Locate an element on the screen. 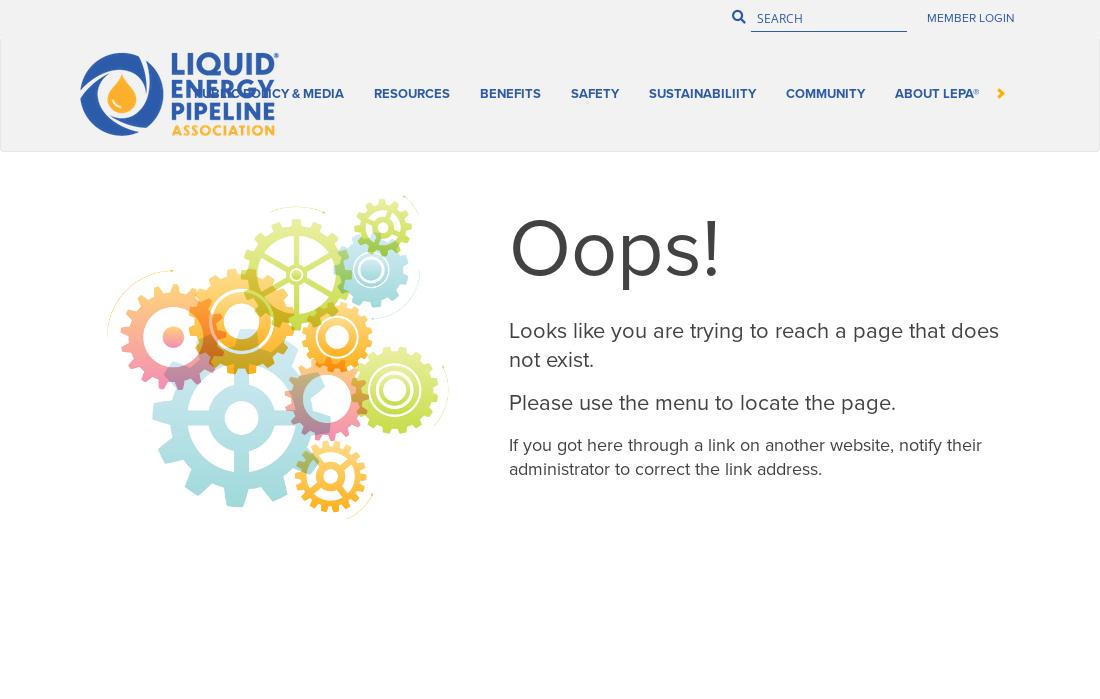  'Community' is located at coordinates (825, 137).